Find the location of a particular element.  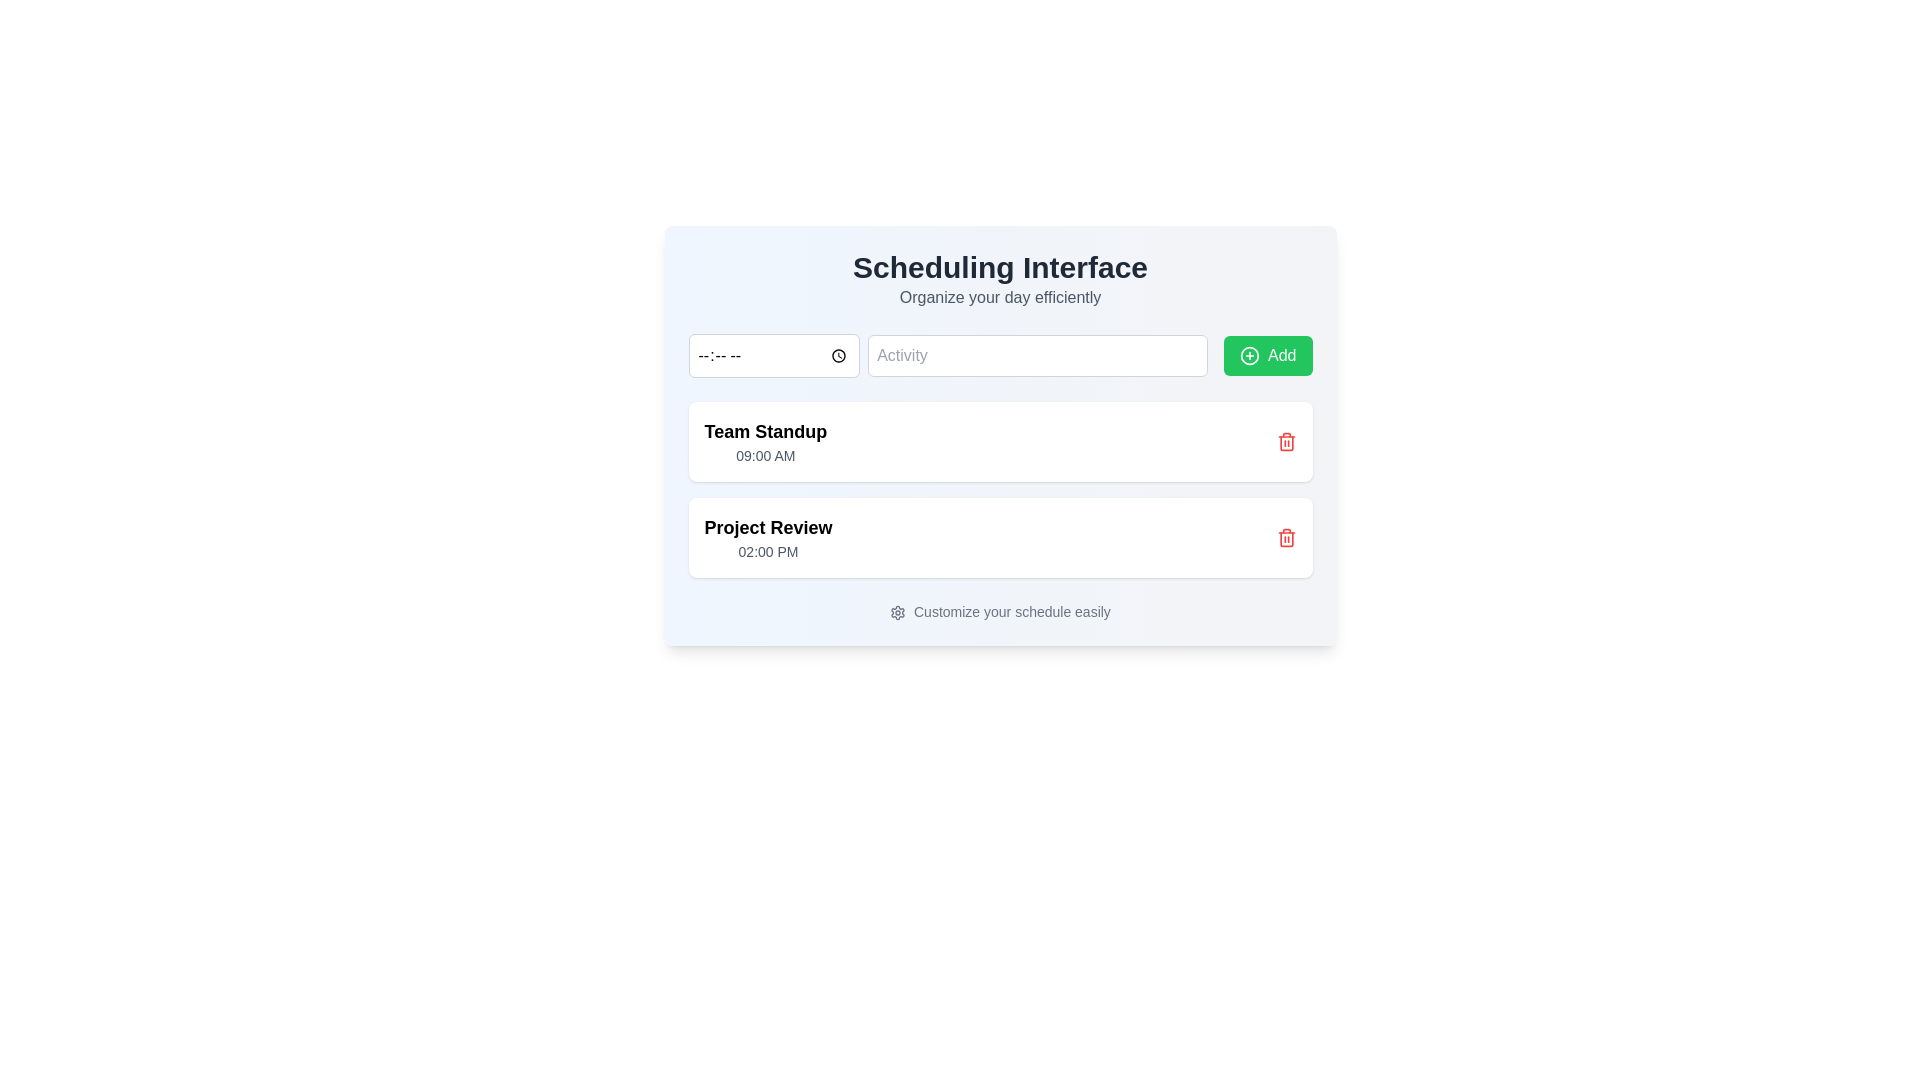

the 'Team Standup' card is located at coordinates (1000, 441).